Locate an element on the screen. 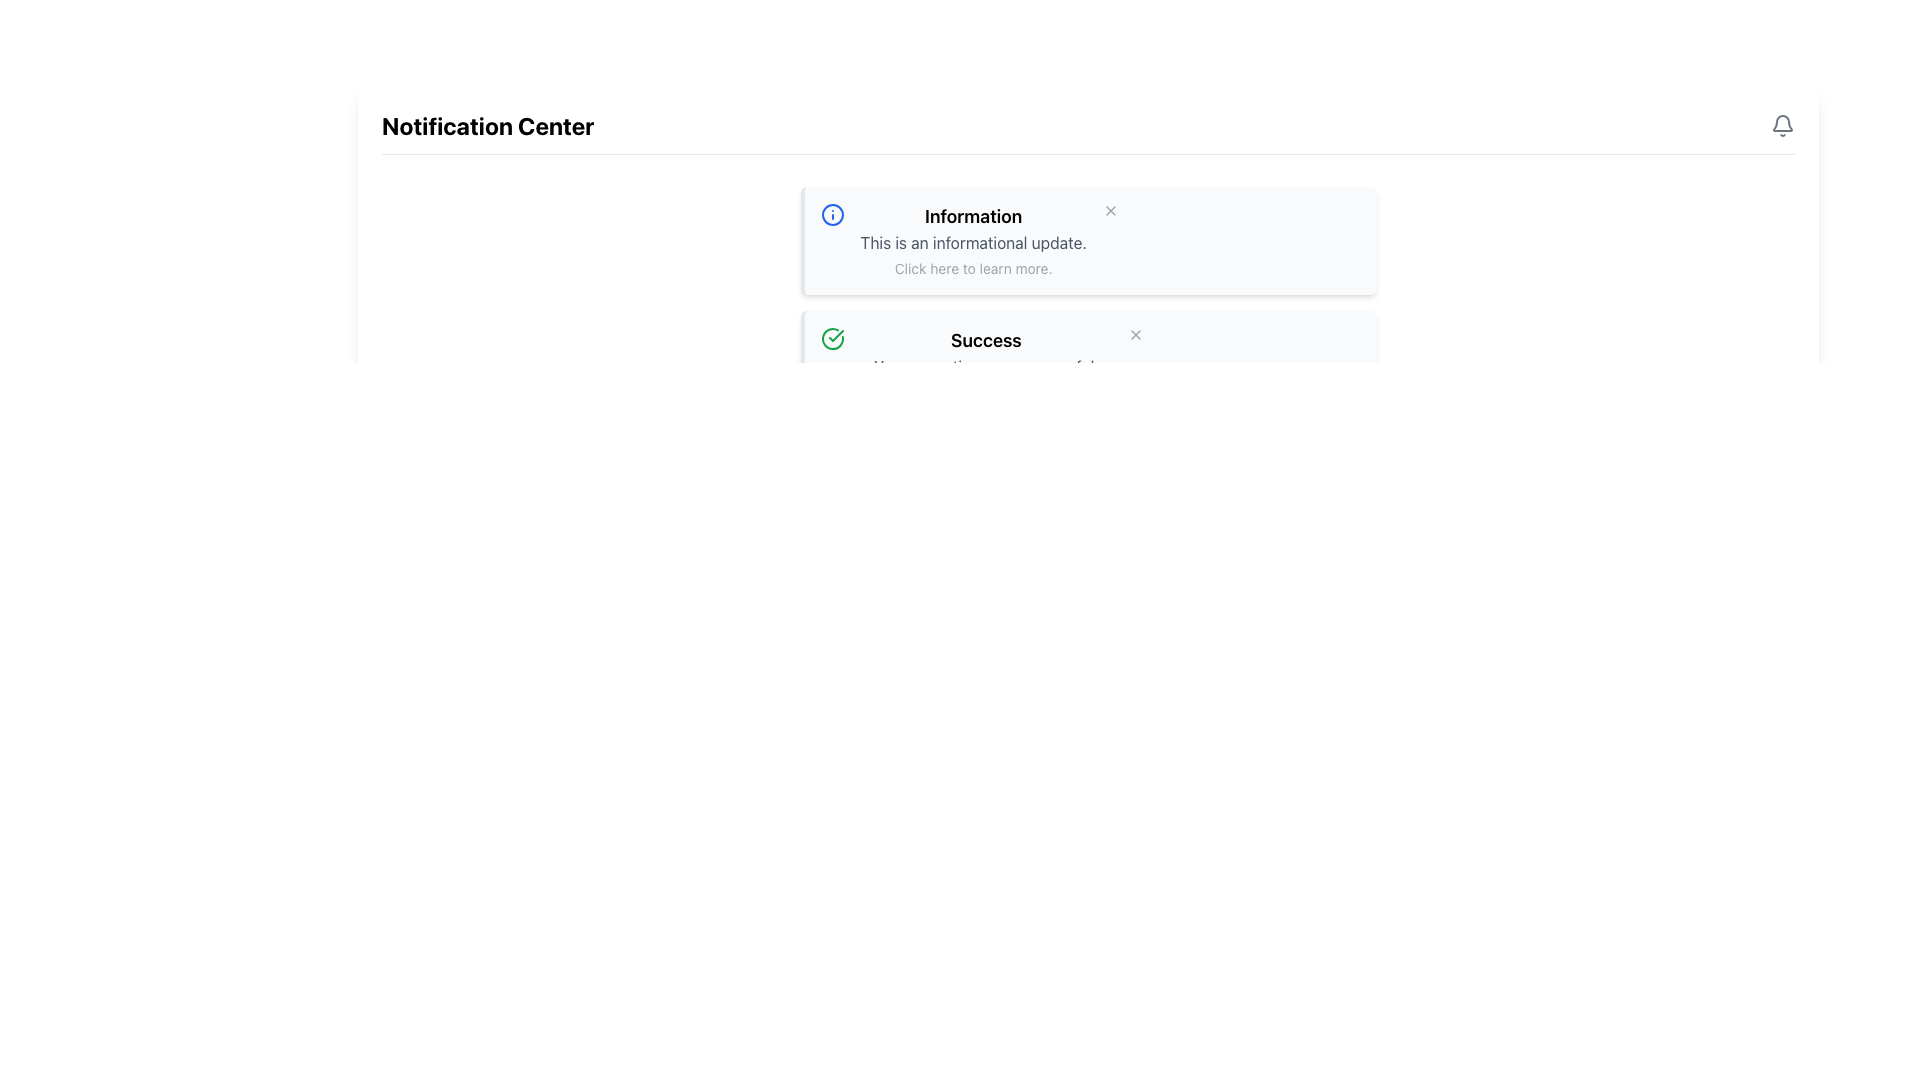 The width and height of the screenshot is (1920, 1080). the checkmark symbol within the circular success icon located in the second notification item titled 'Success' in the notification center panel is located at coordinates (835, 334).